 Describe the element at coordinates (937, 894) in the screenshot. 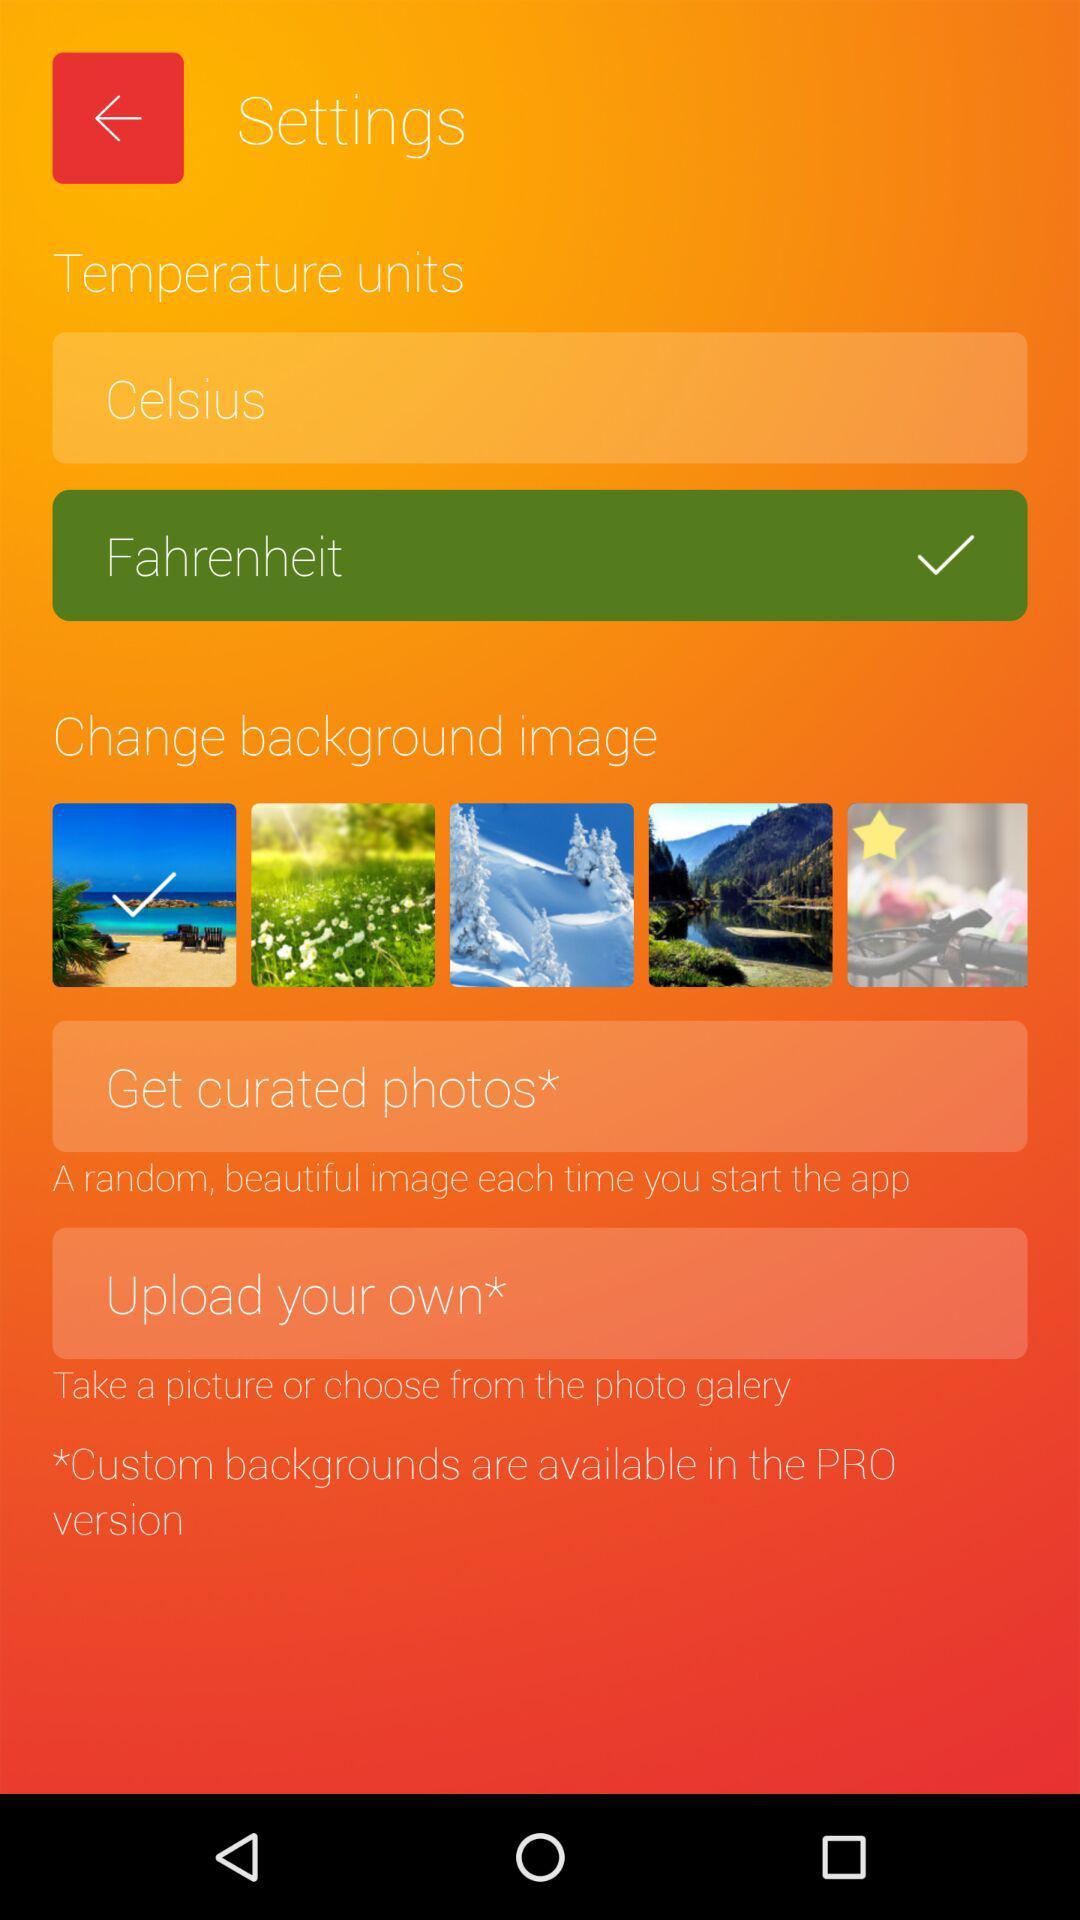

I see `the icon below change background image` at that location.